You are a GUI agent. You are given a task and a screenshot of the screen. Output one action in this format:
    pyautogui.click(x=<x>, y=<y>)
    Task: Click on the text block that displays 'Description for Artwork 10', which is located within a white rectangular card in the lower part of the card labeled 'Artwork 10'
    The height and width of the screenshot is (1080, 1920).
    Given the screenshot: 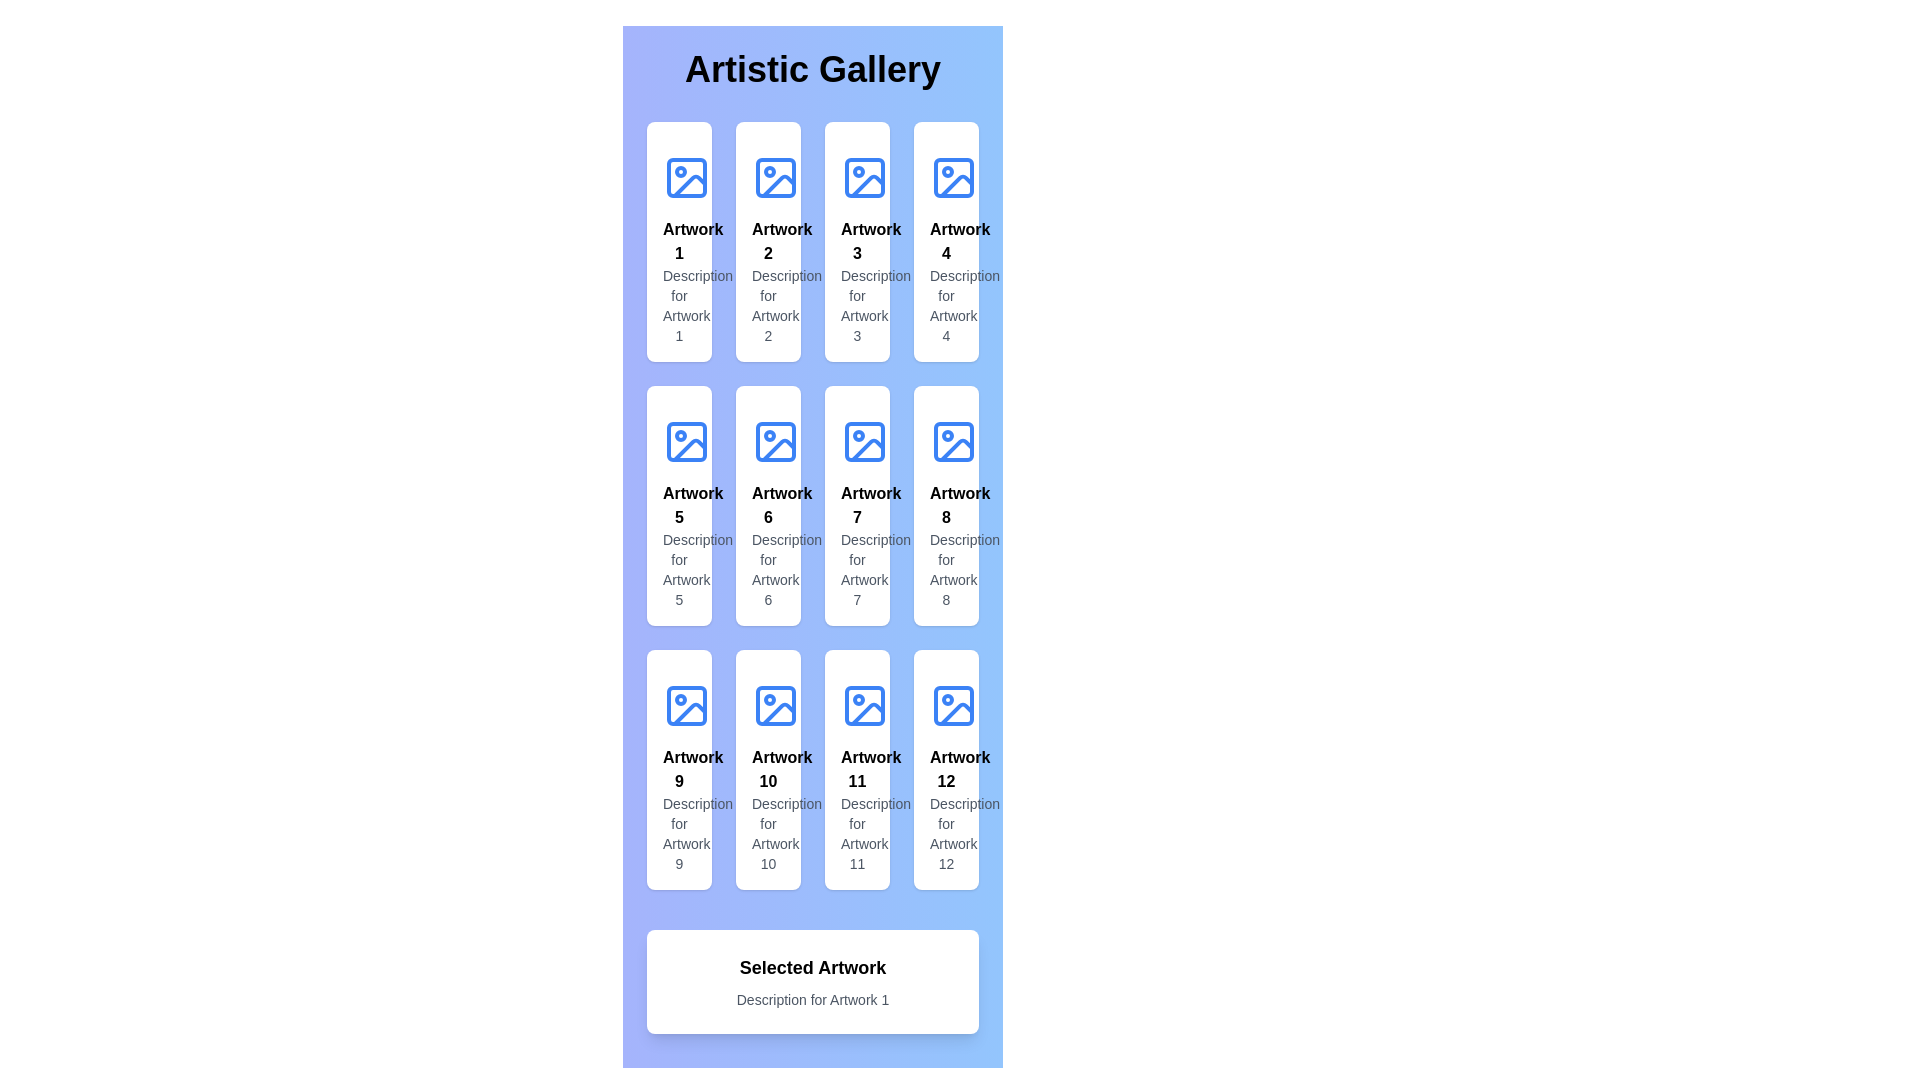 What is the action you would take?
    pyautogui.click(x=767, y=833)
    